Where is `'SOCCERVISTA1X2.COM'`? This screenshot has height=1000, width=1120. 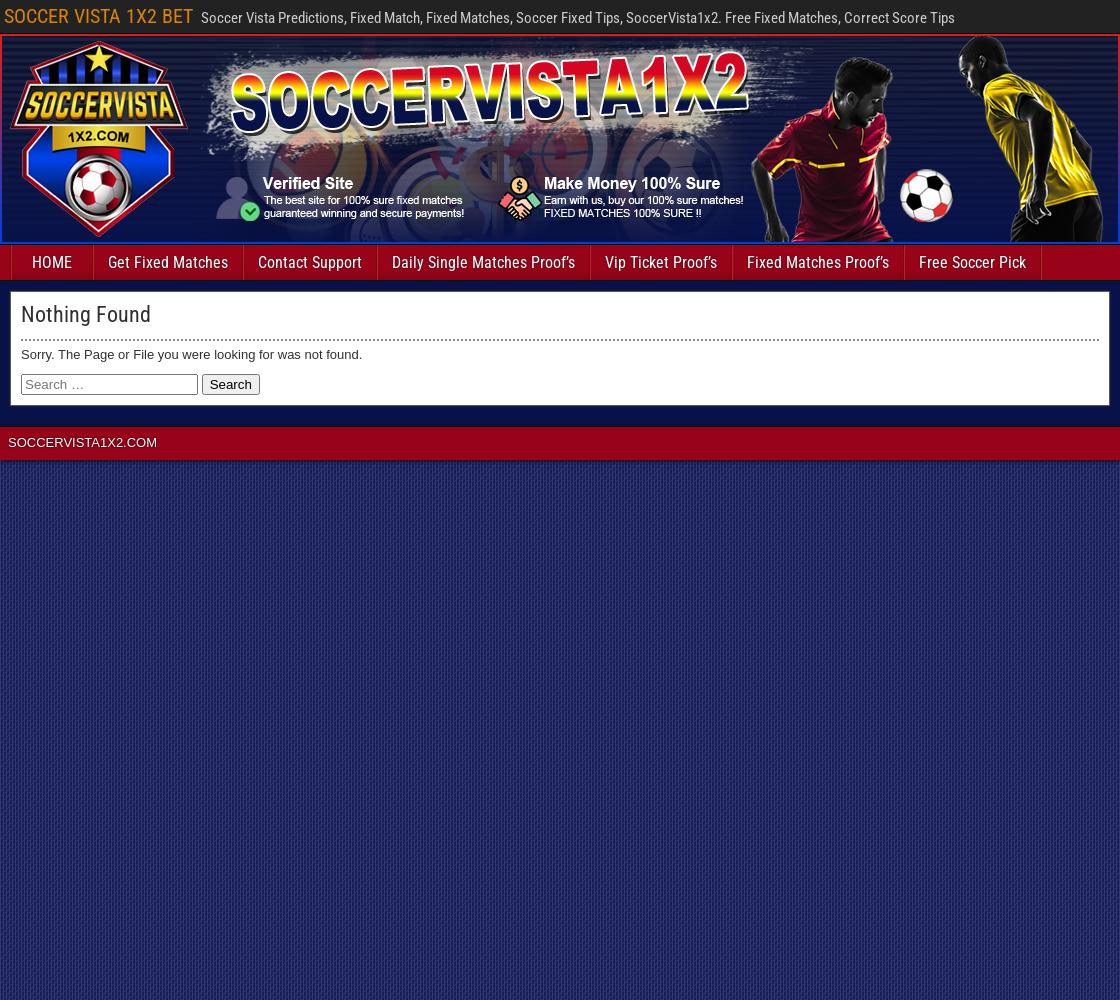
'SOCCERVISTA1X2.COM' is located at coordinates (7, 441).